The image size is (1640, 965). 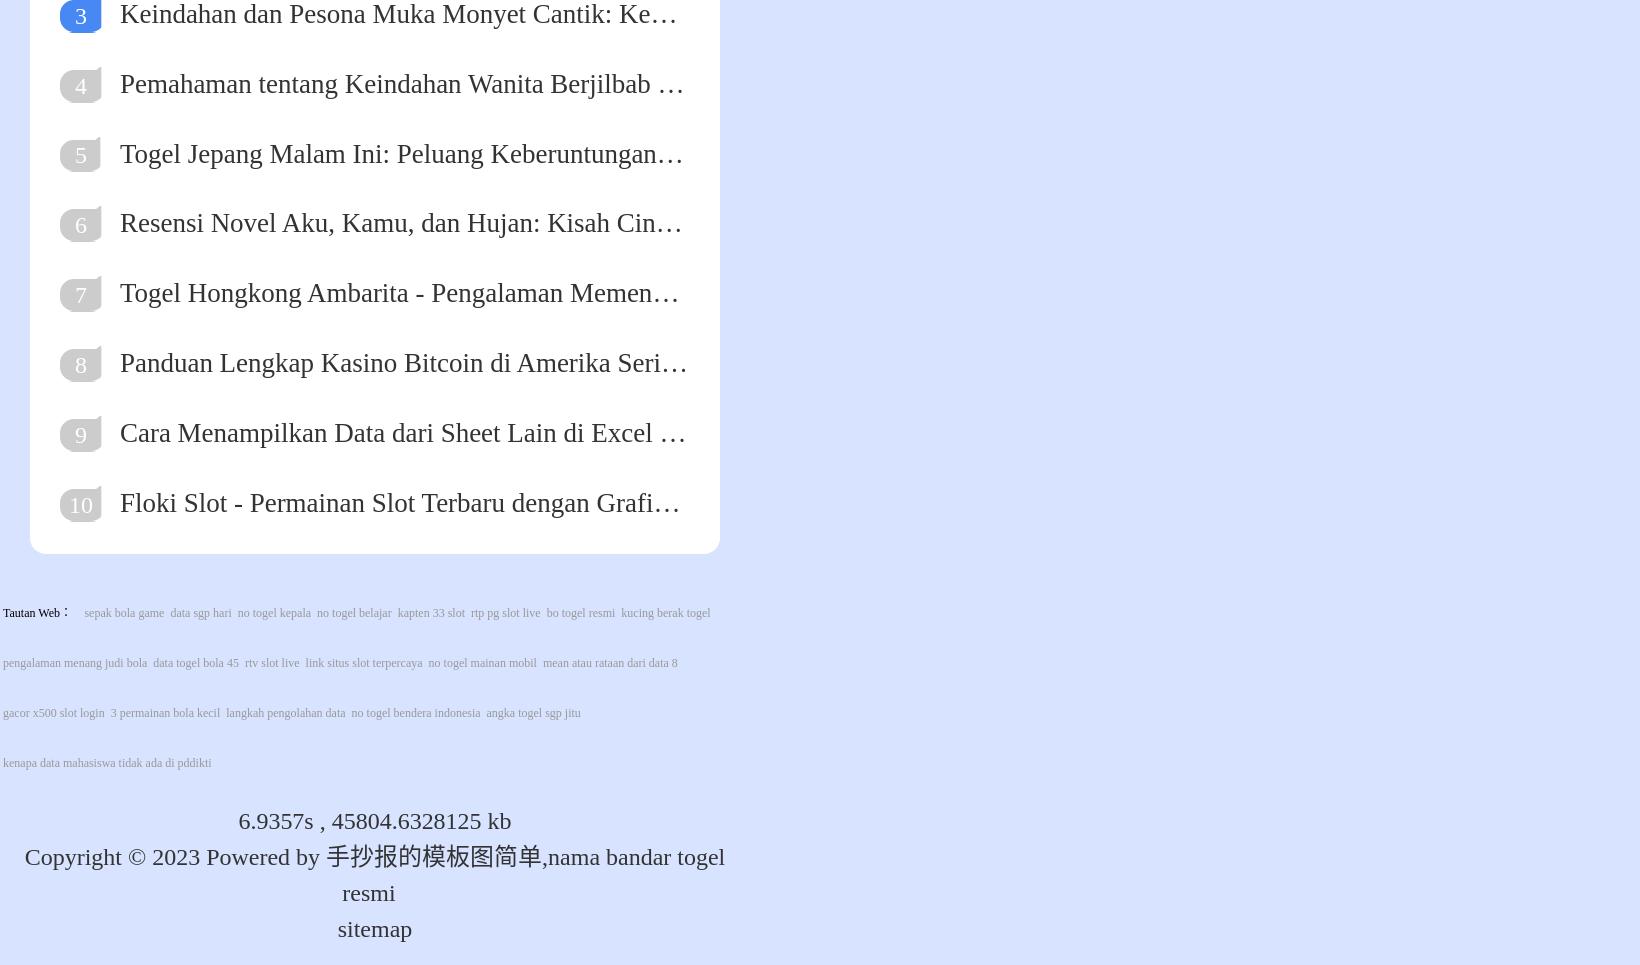 I want to click on 'kenapa data mahasiswa tidak ada di pddikti', so click(x=105, y=762).